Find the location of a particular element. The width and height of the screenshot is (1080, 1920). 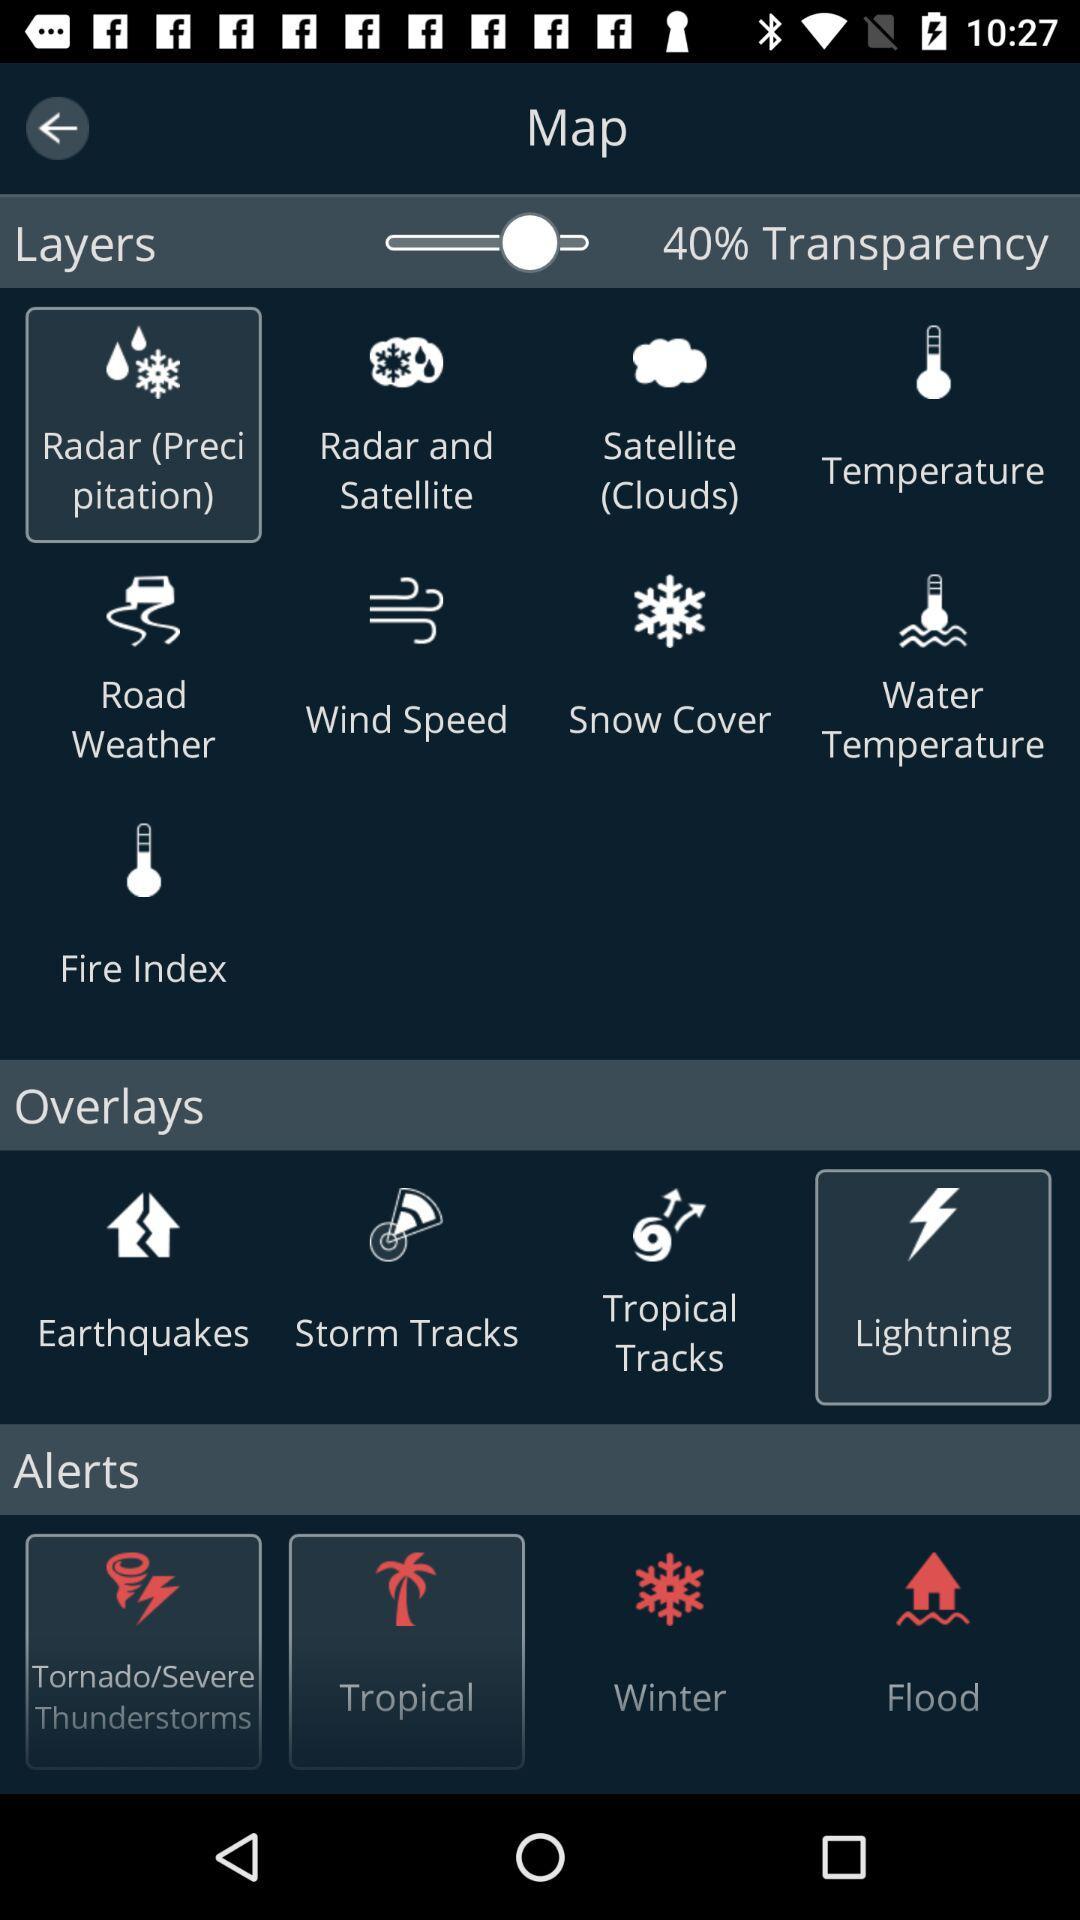

the icon above road weather text is located at coordinates (142, 610).